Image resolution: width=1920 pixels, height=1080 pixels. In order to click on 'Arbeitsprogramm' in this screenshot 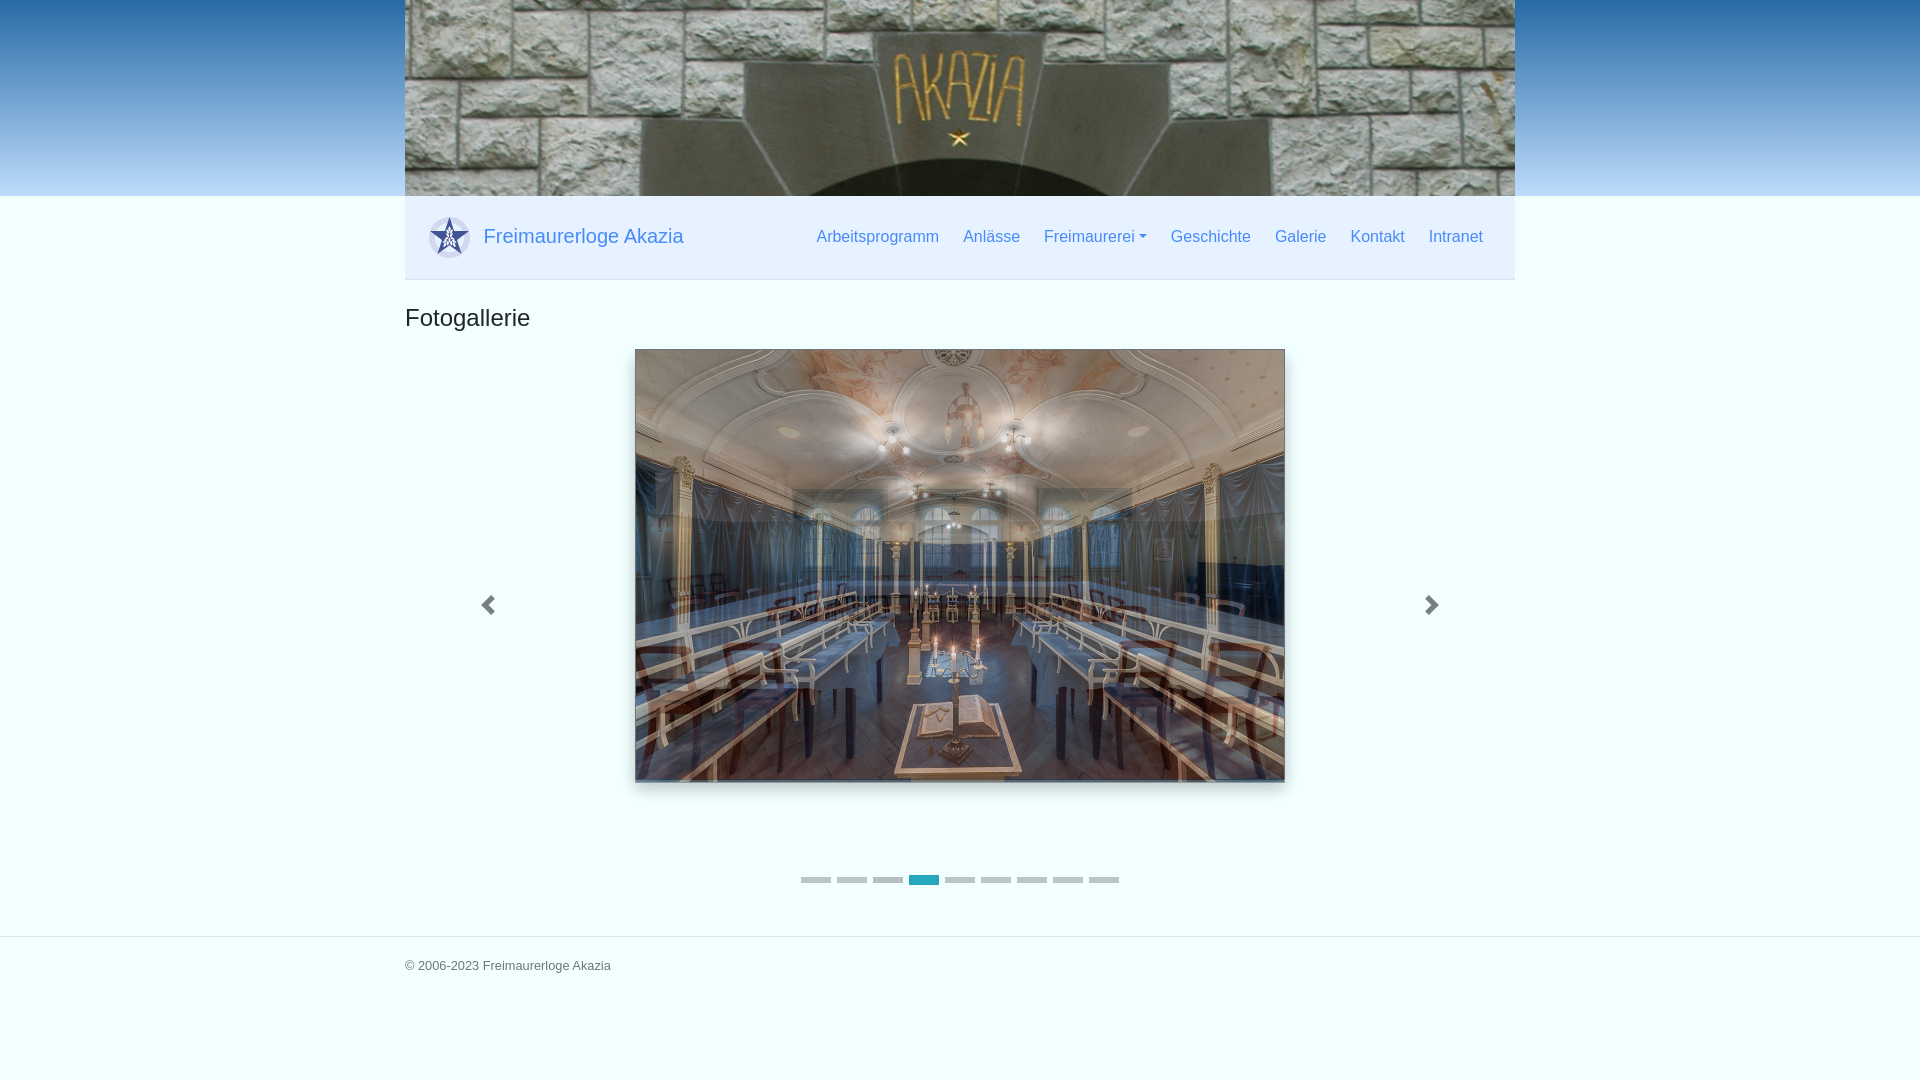, I will do `click(807, 235)`.